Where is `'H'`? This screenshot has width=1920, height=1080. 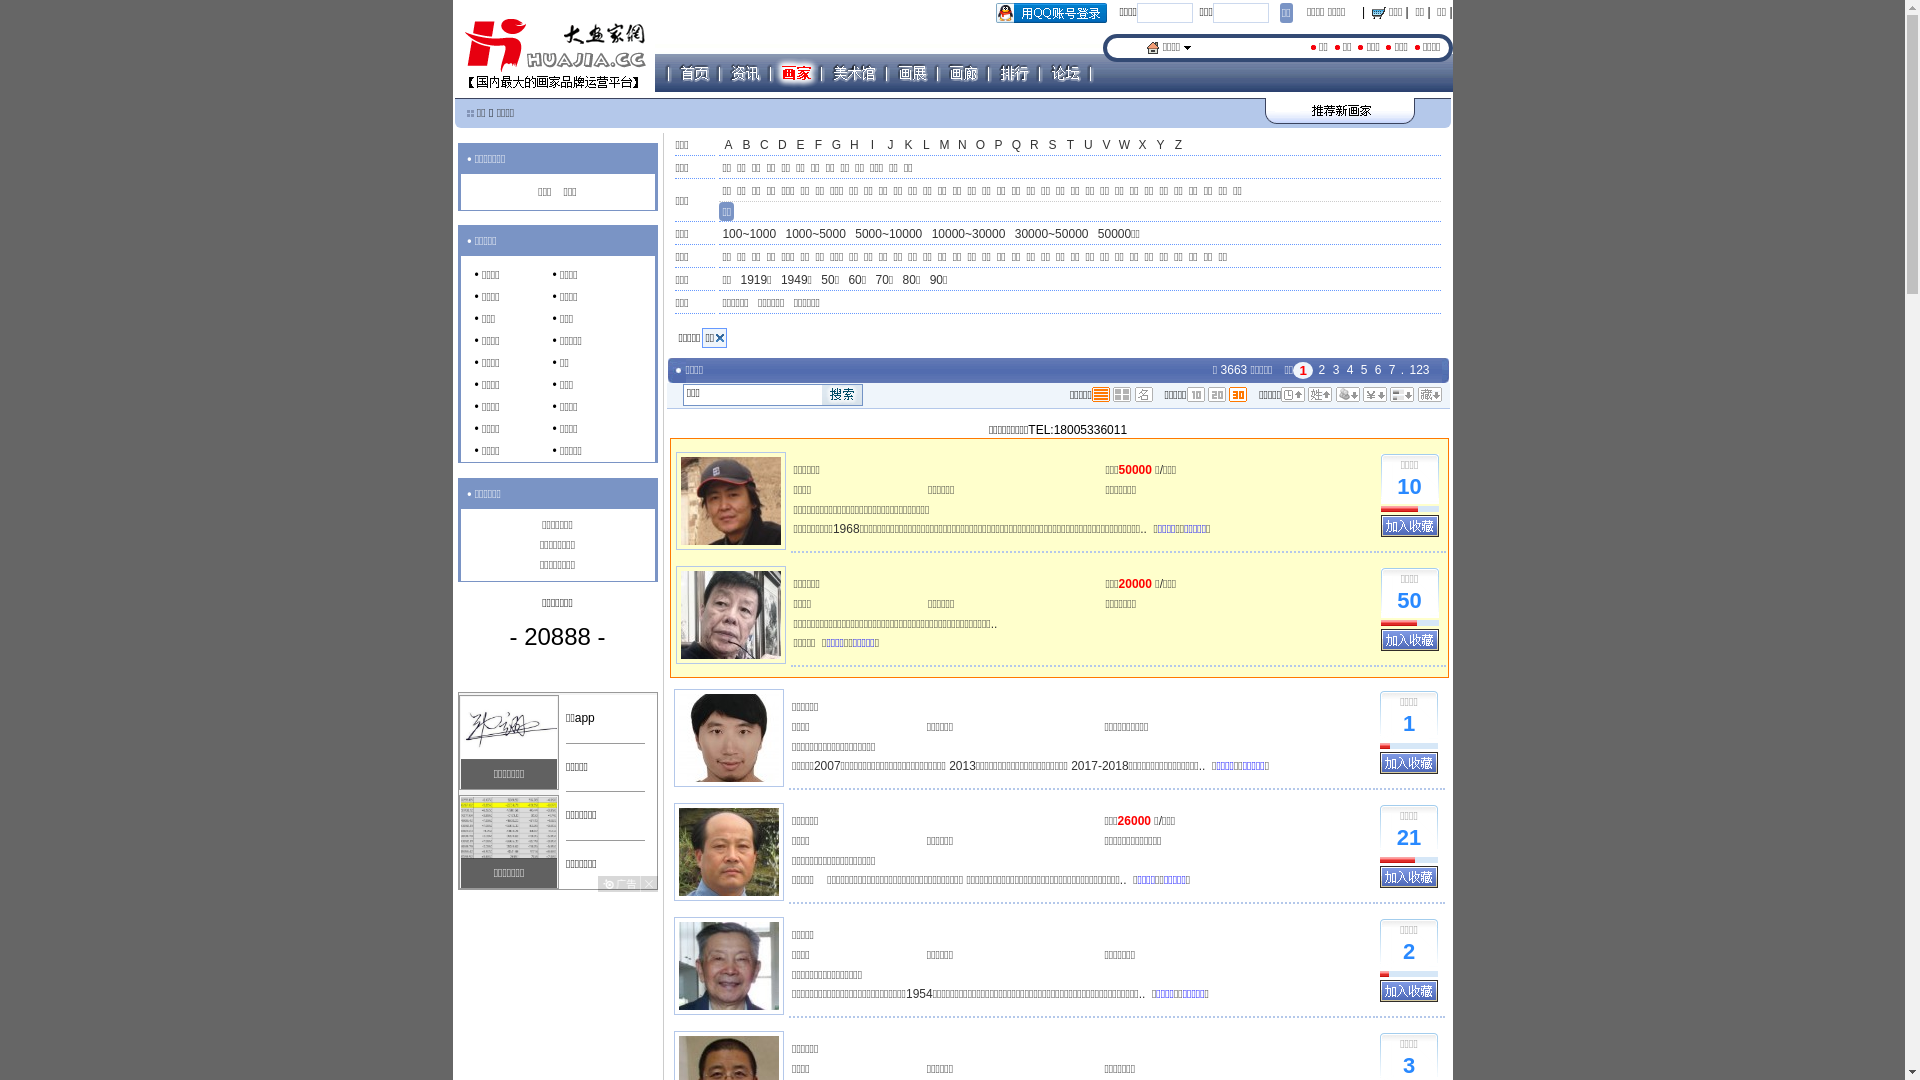 'H' is located at coordinates (854, 145).